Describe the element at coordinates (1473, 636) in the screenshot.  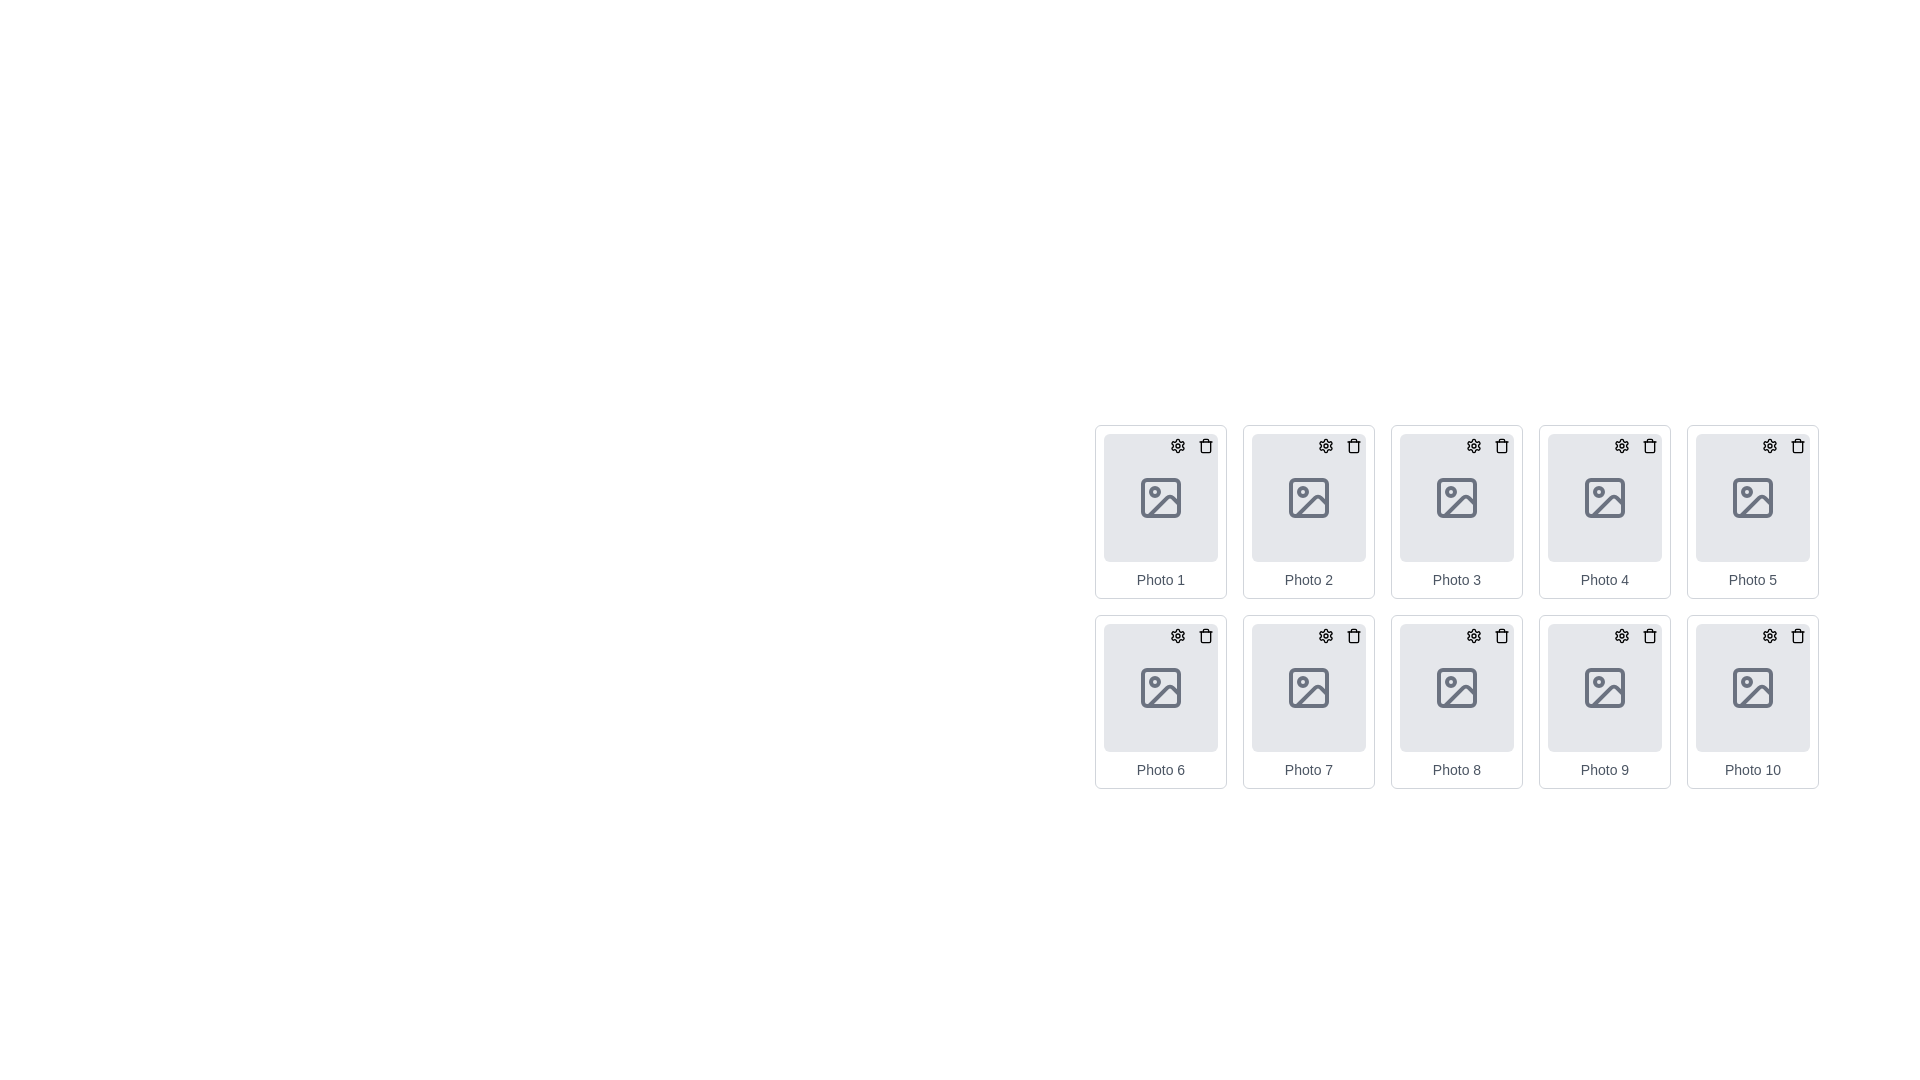
I see `the cogwheel graphic icon located in the upper-right corner of the 'Photo 8' card` at that location.